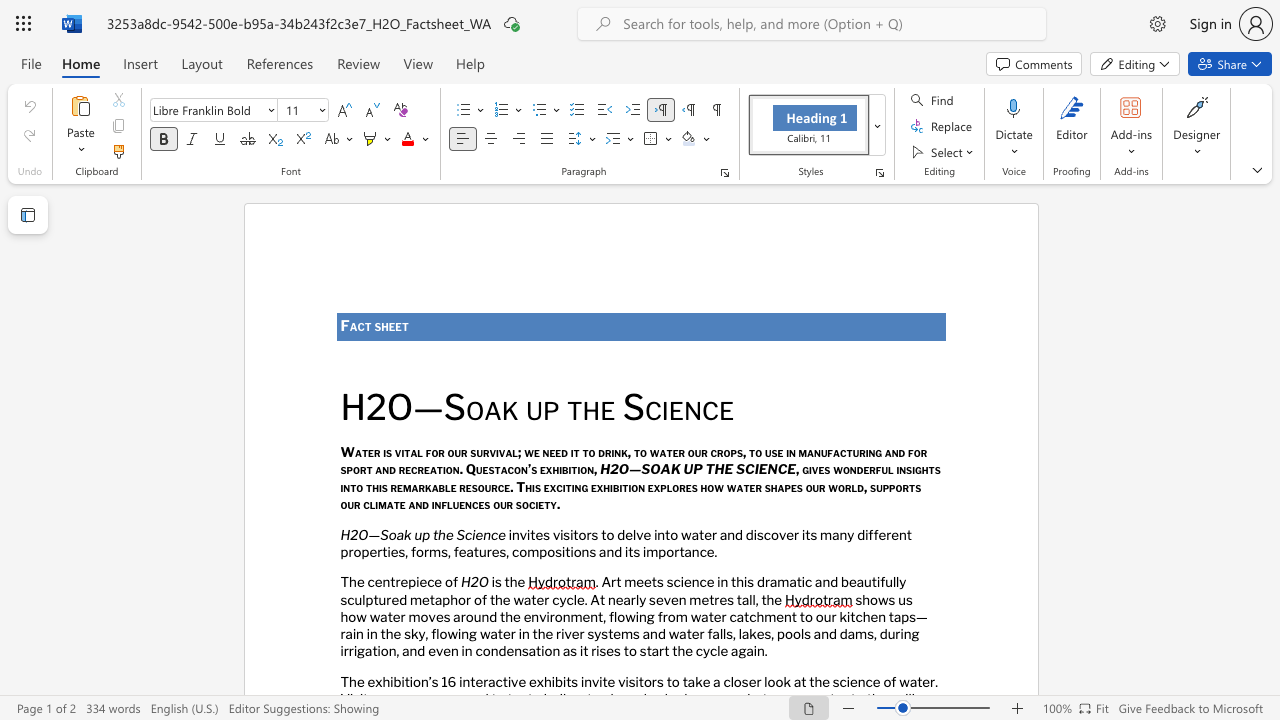 Image resolution: width=1280 pixels, height=720 pixels. Describe the element at coordinates (691, 486) in the screenshot. I see `the subset text "s how water shapes our" within the text ", gives wonderful insights into this remarkable resource. This exciting exhibition explores how water shapes our world, supports our"` at that location.